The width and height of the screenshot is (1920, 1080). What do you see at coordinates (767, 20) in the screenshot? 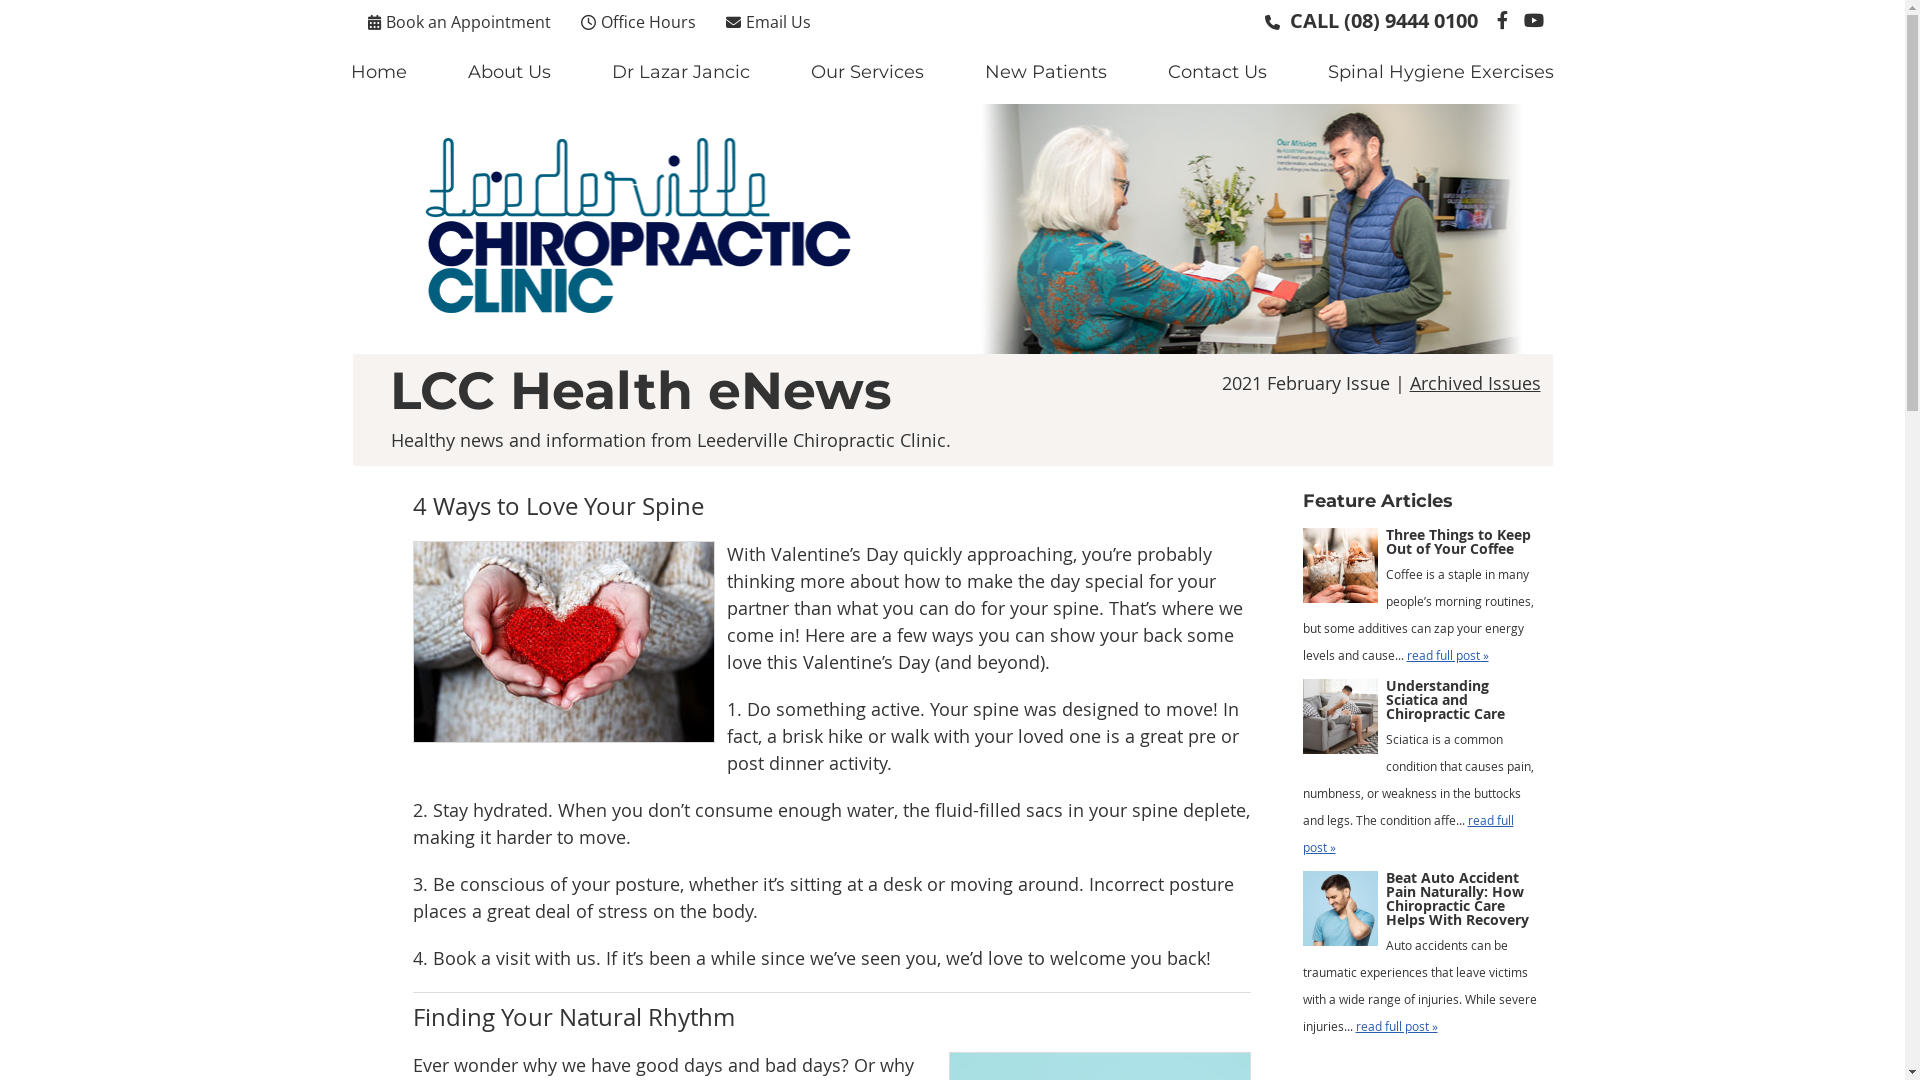
I see `'Email Us'` at bounding box center [767, 20].